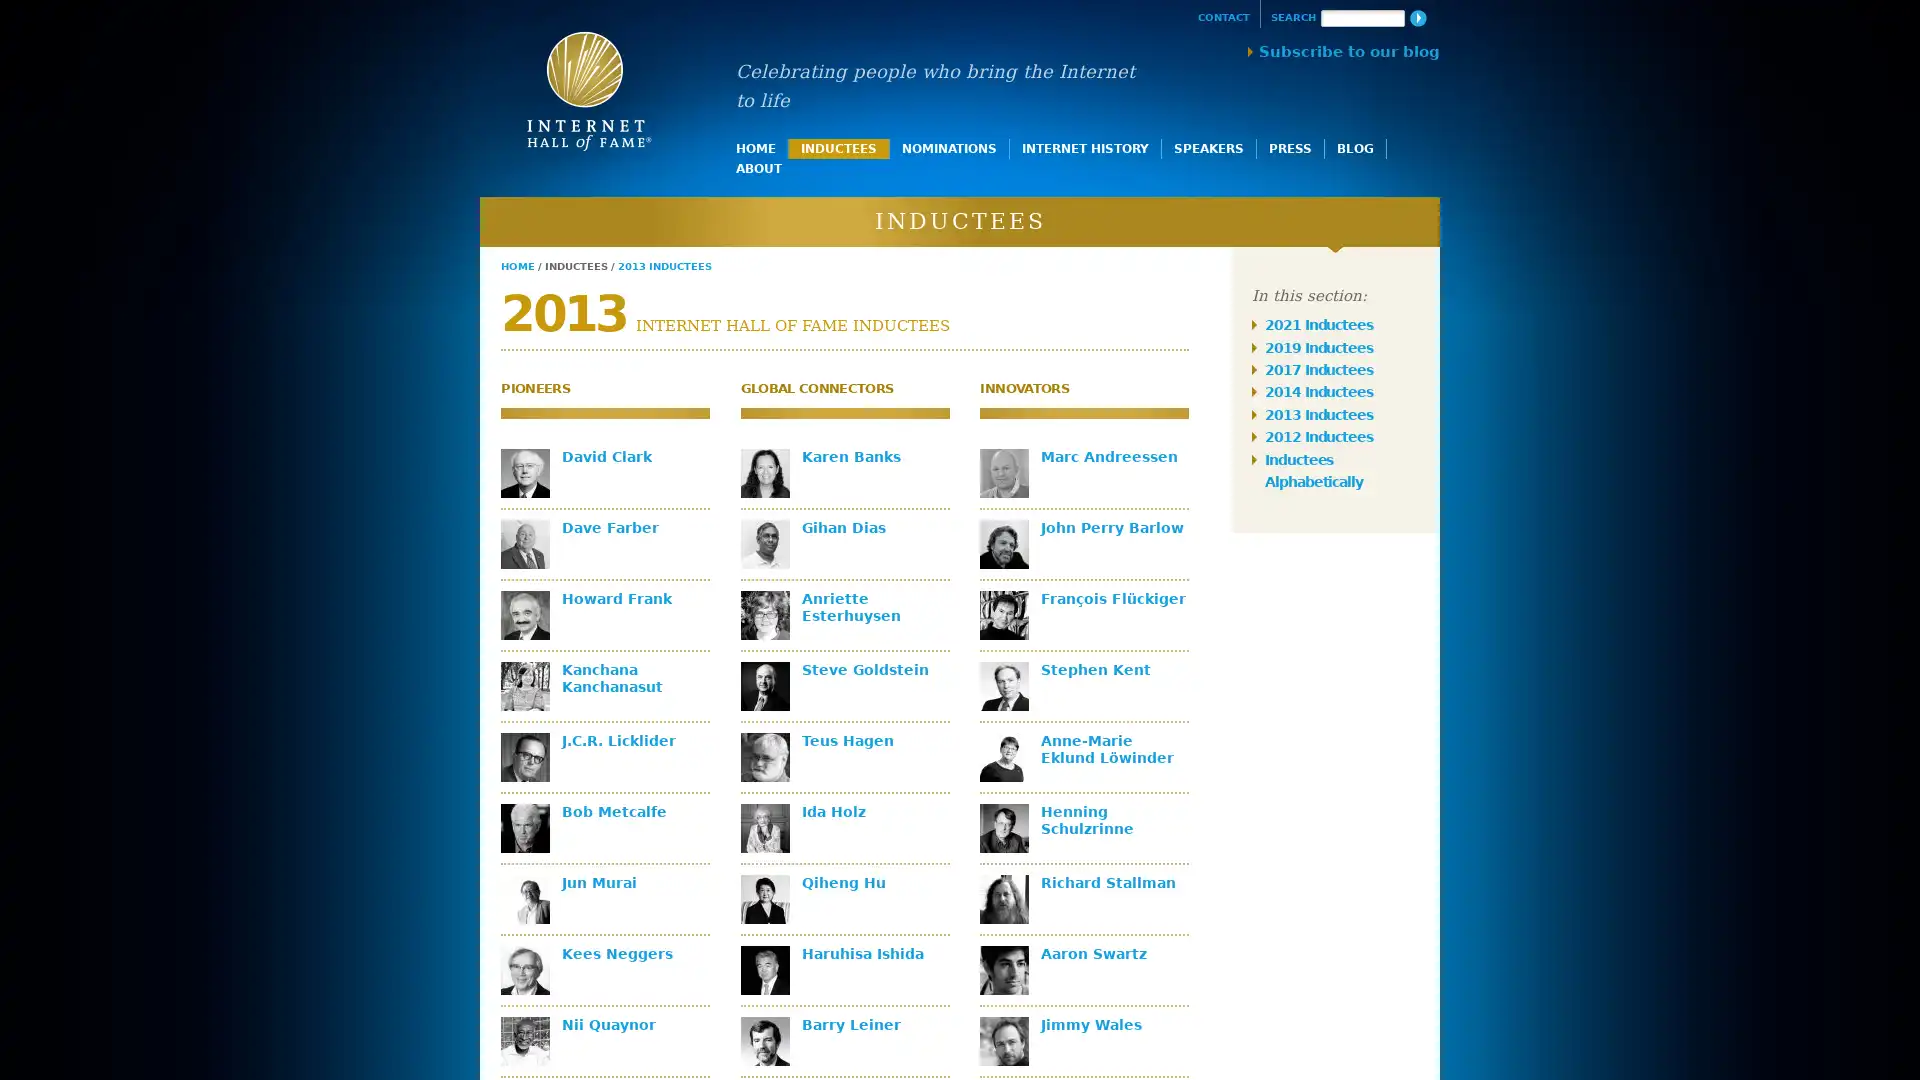 The image size is (1920, 1080). I want to click on Search, so click(1416, 18).